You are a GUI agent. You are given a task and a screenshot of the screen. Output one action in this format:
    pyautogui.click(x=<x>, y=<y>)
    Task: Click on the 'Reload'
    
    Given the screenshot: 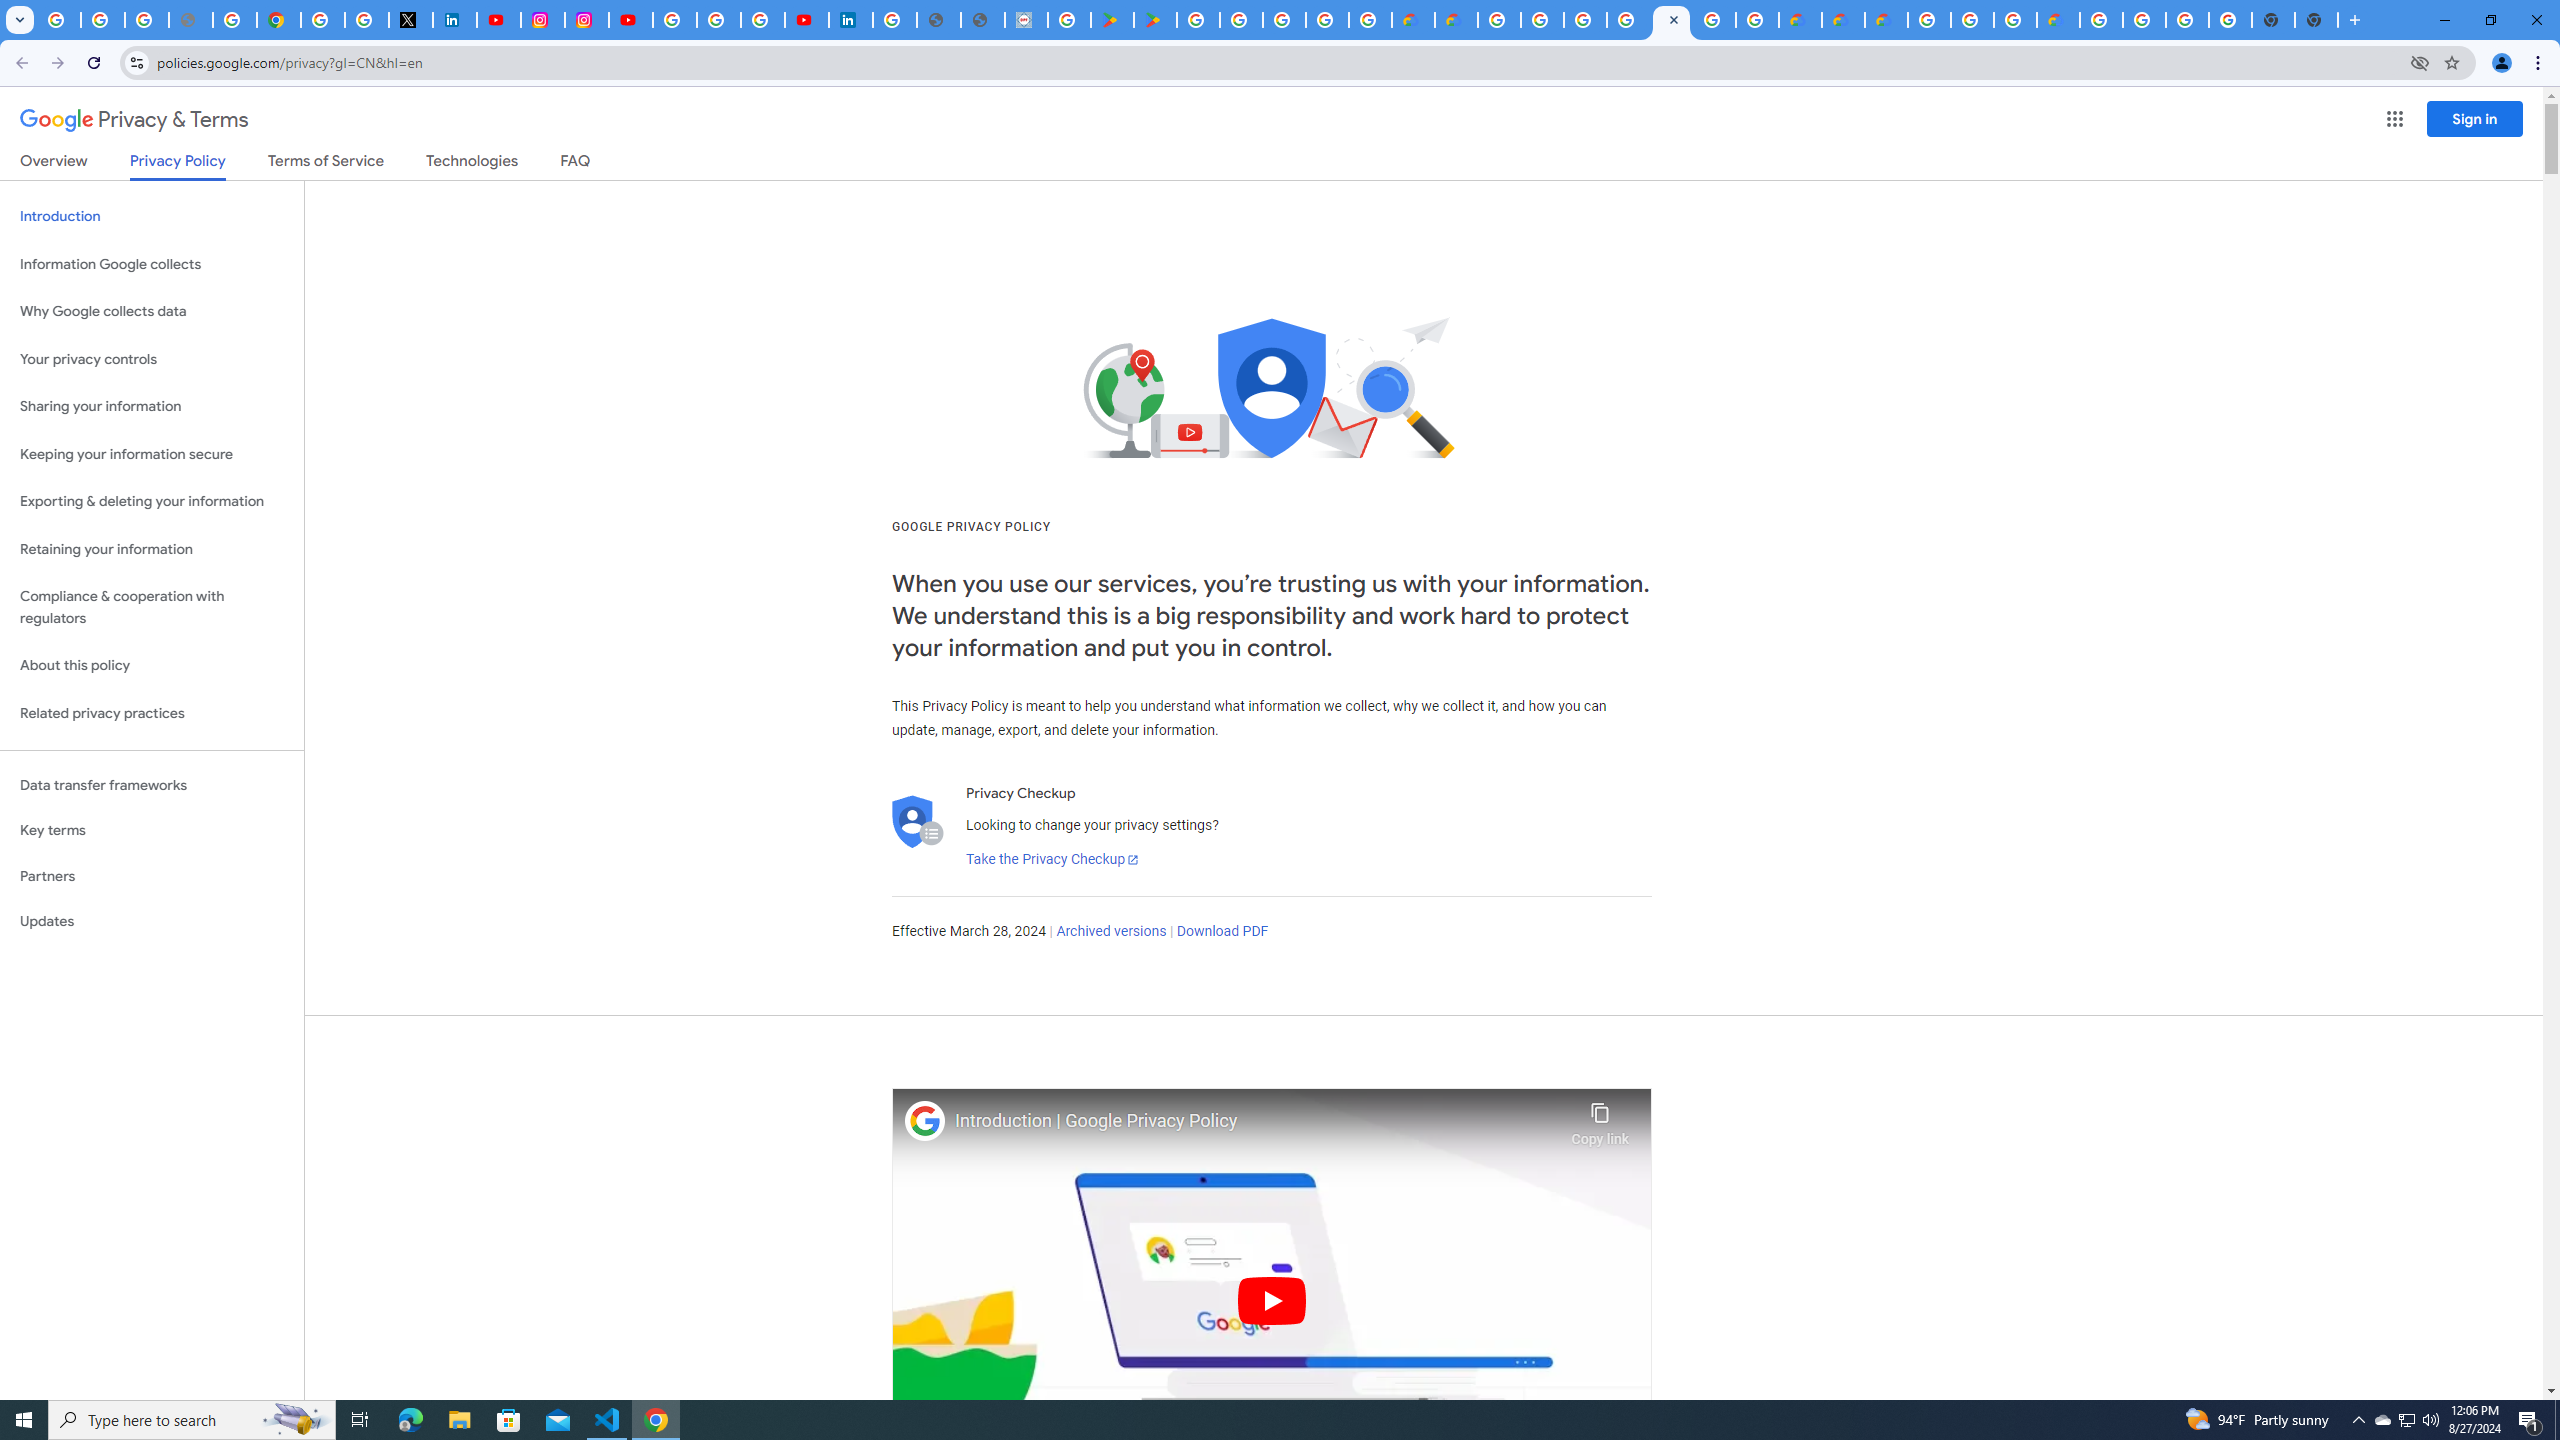 What is the action you would take?
    pyautogui.click(x=93, y=62)
    